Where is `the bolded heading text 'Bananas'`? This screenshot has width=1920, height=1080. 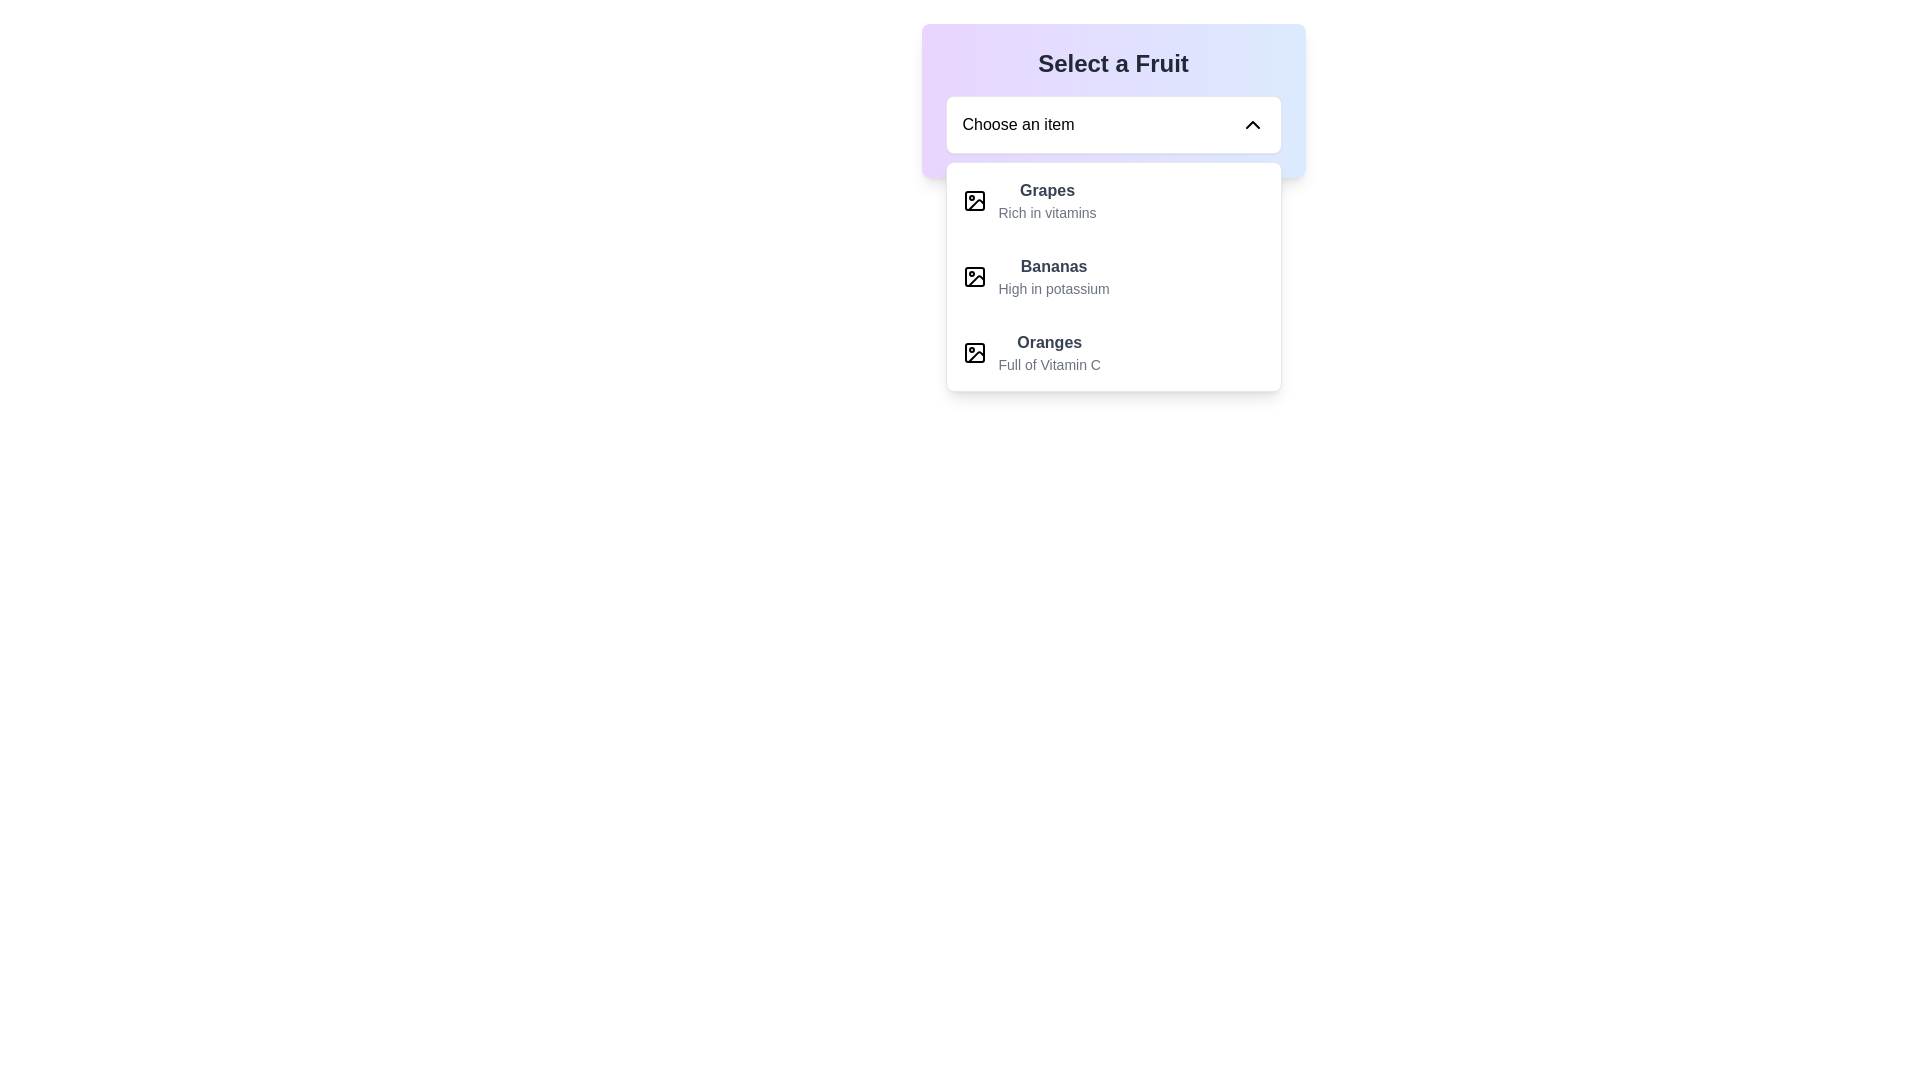 the bolded heading text 'Bananas' is located at coordinates (1053, 265).